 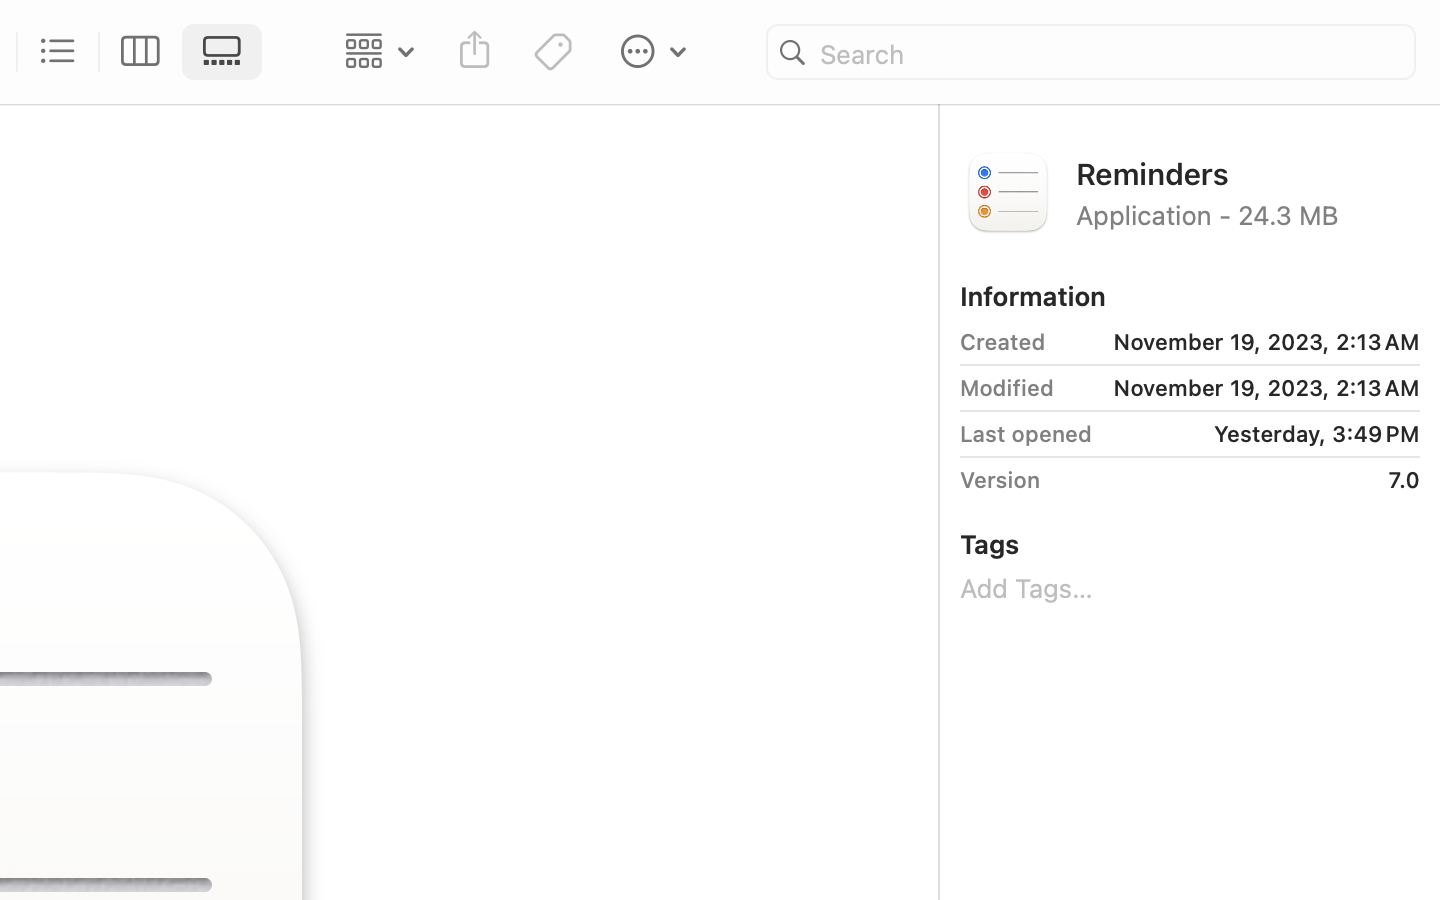 I want to click on 'Yesterday, 3:49 PM', so click(x=1263, y=433).